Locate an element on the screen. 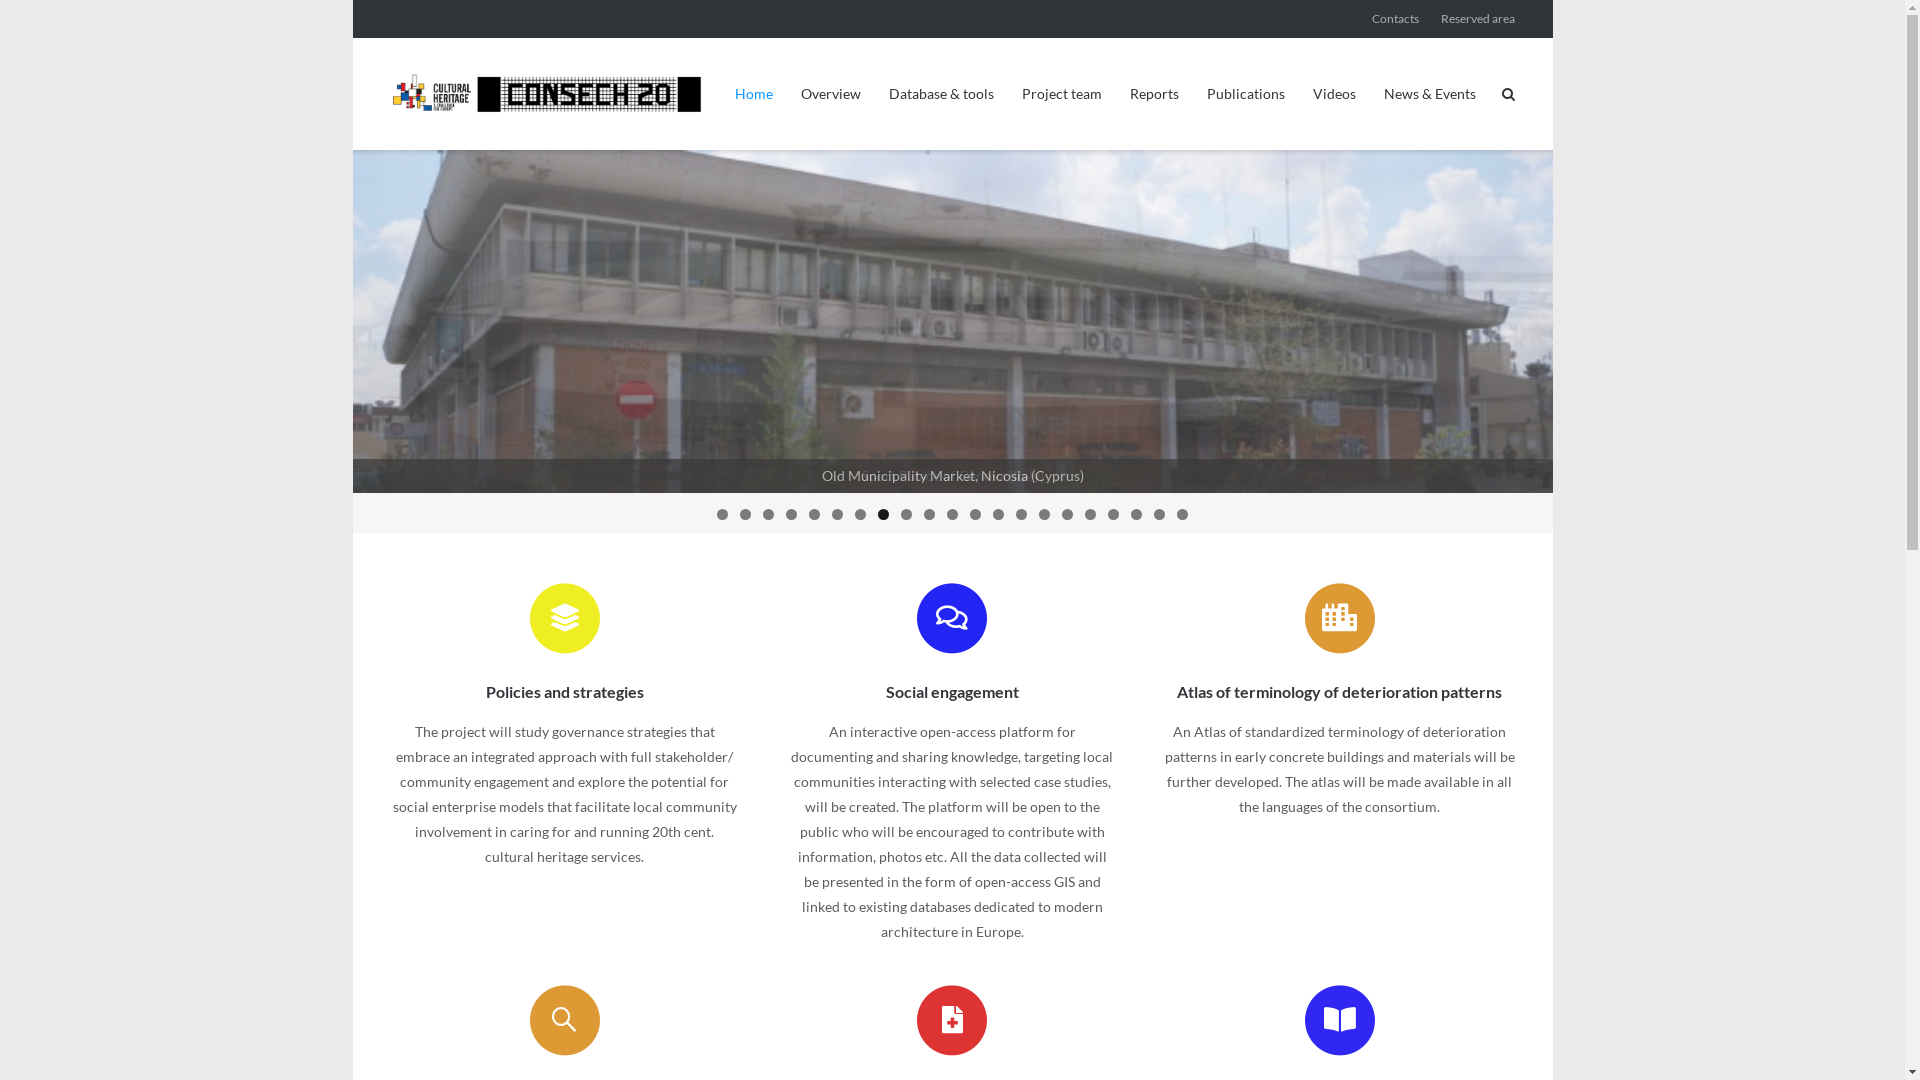  'Overview' is located at coordinates (801, 93).